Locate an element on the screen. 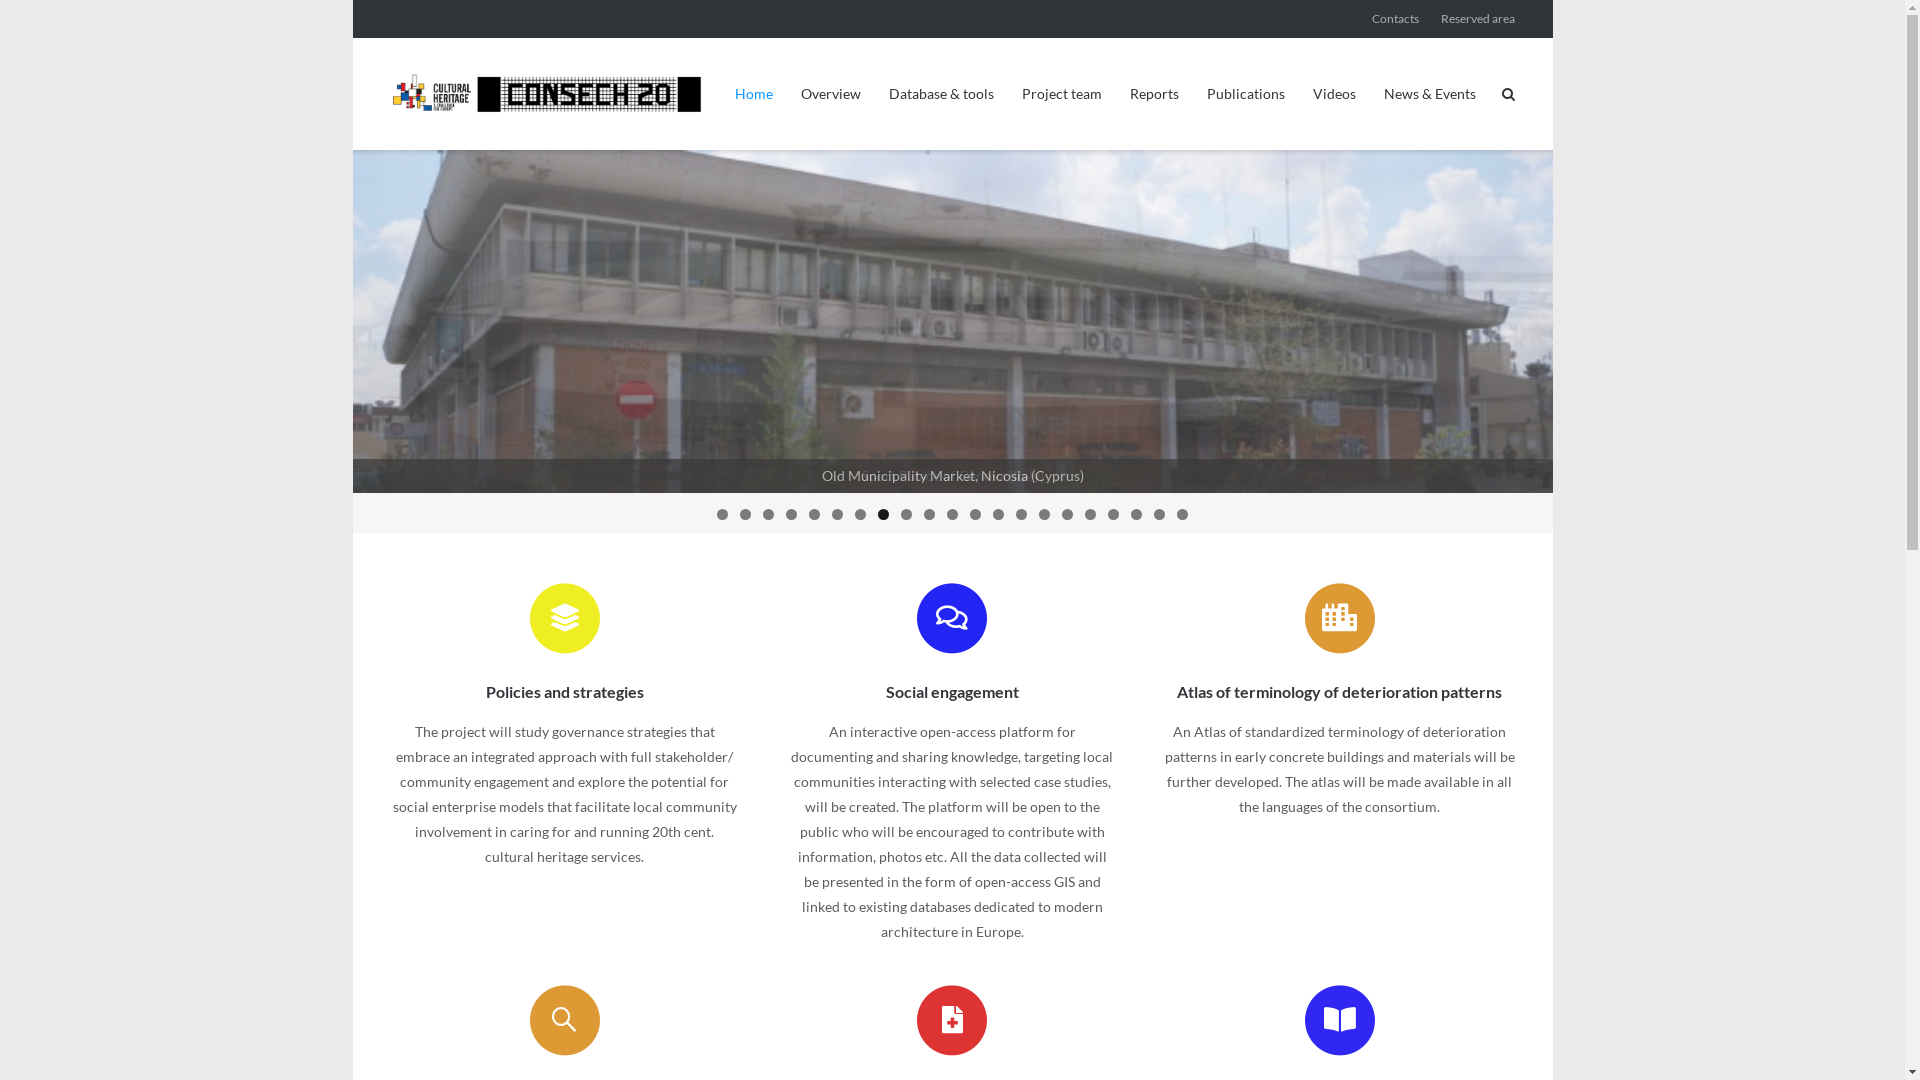  'Overview' is located at coordinates (801, 93).